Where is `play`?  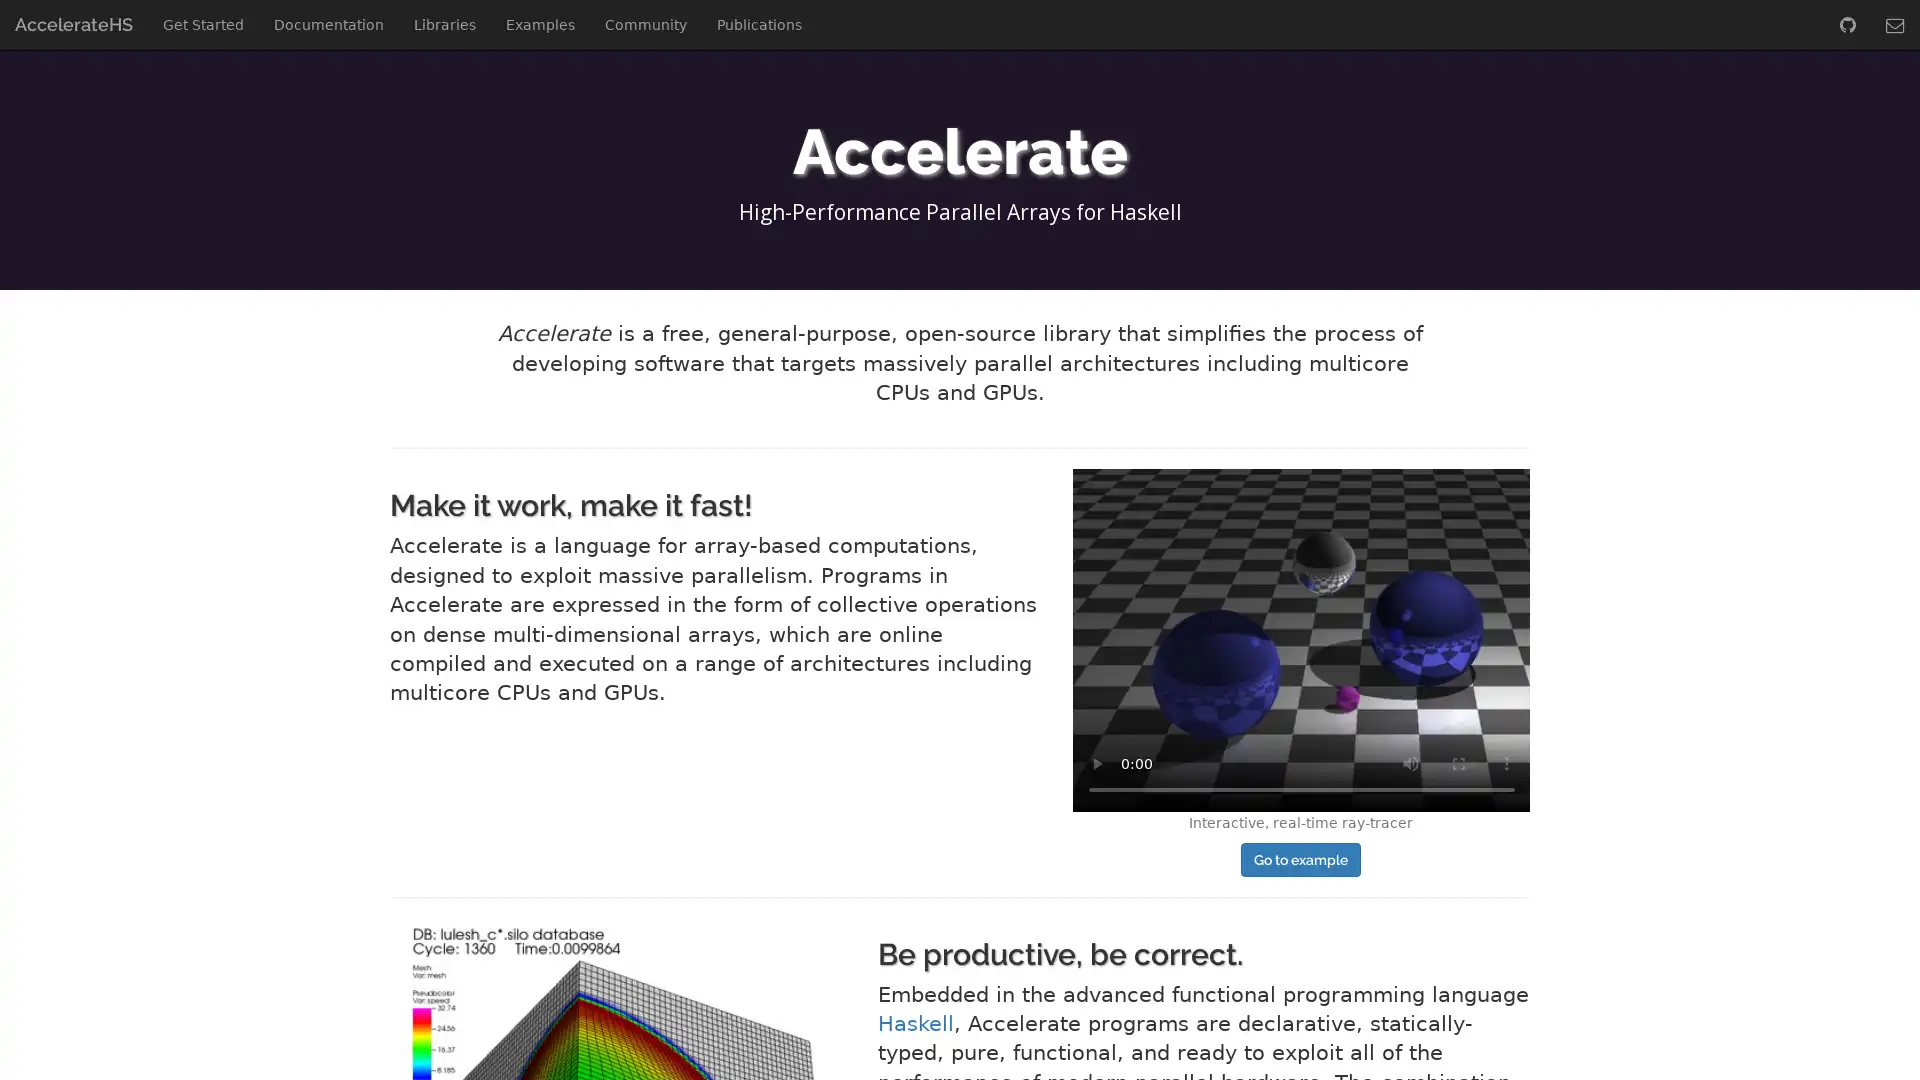 play is located at coordinates (1094, 763).